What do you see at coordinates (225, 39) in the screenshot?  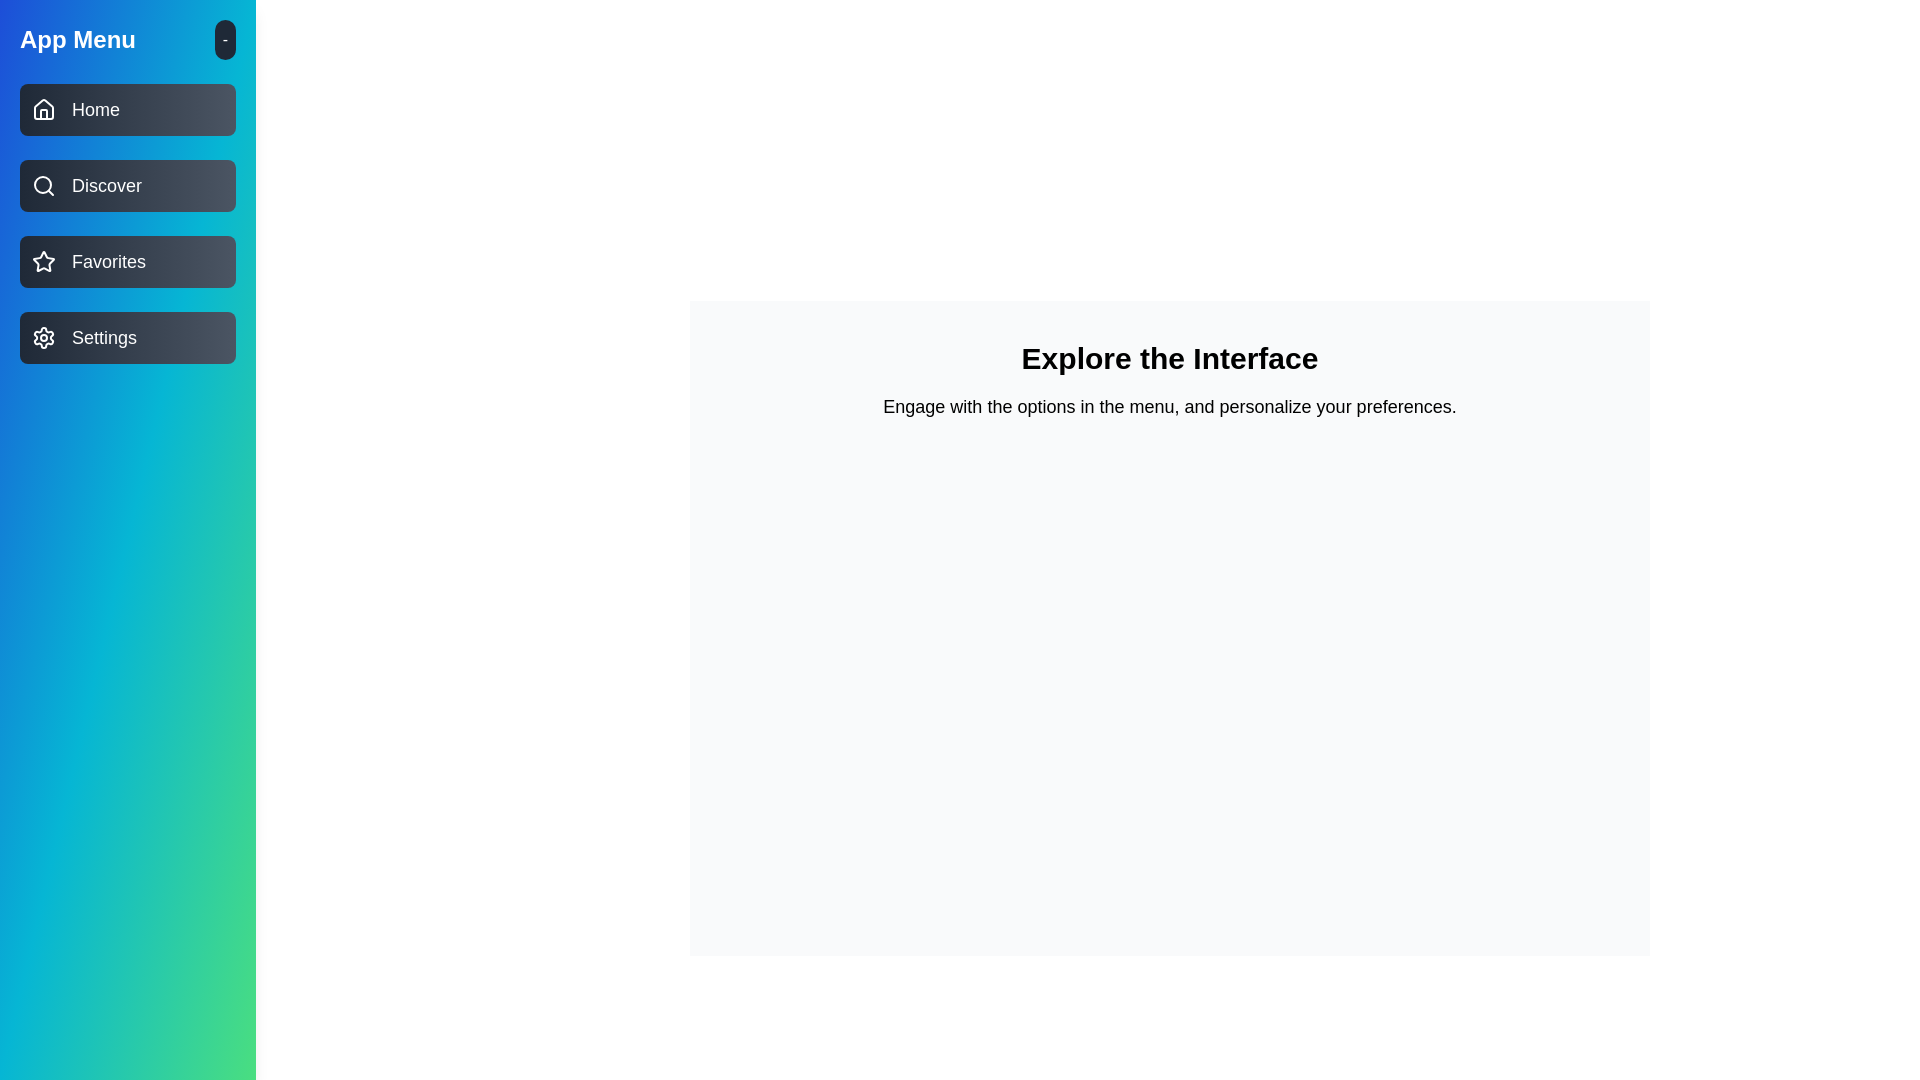 I see `the '-' button to toggle the visibility of the drawer` at bounding box center [225, 39].